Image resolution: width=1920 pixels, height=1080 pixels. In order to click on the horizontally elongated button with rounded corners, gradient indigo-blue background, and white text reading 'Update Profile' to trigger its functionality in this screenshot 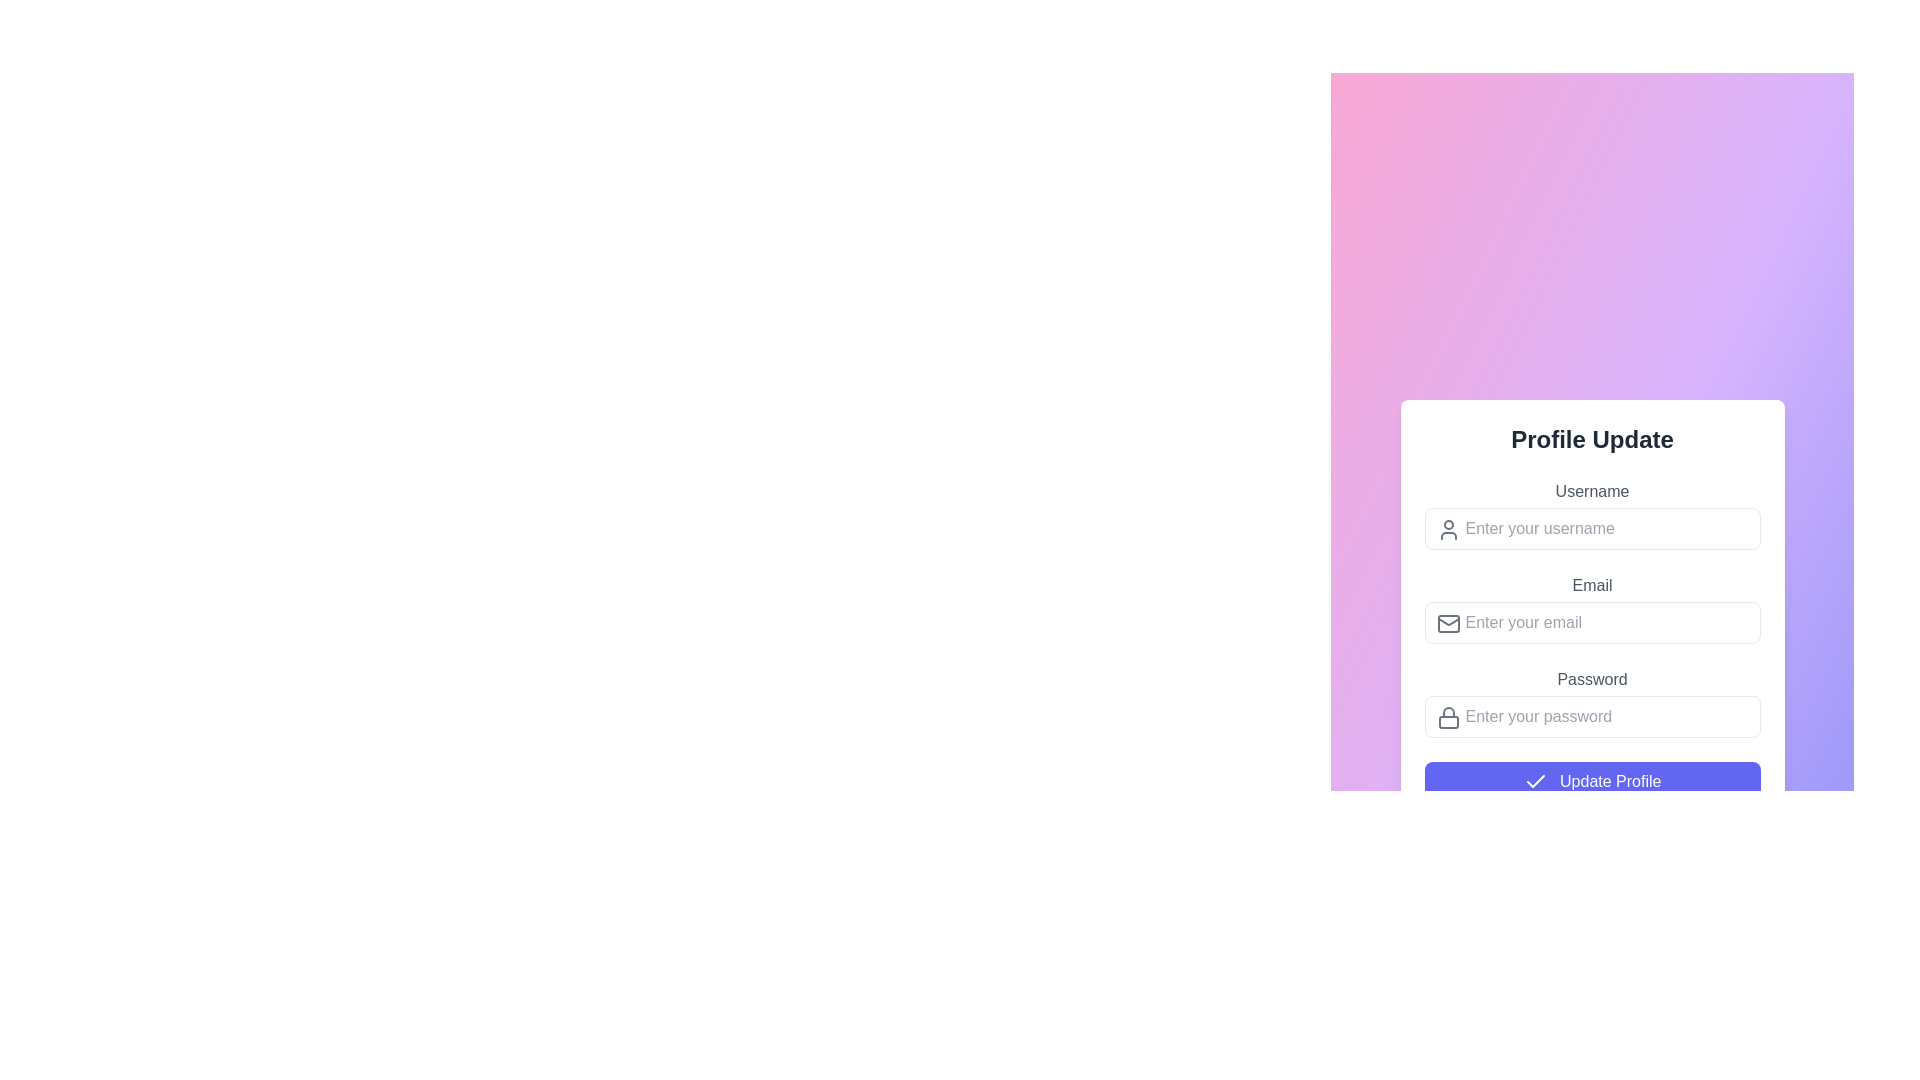, I will do `click(1591, 781)`.